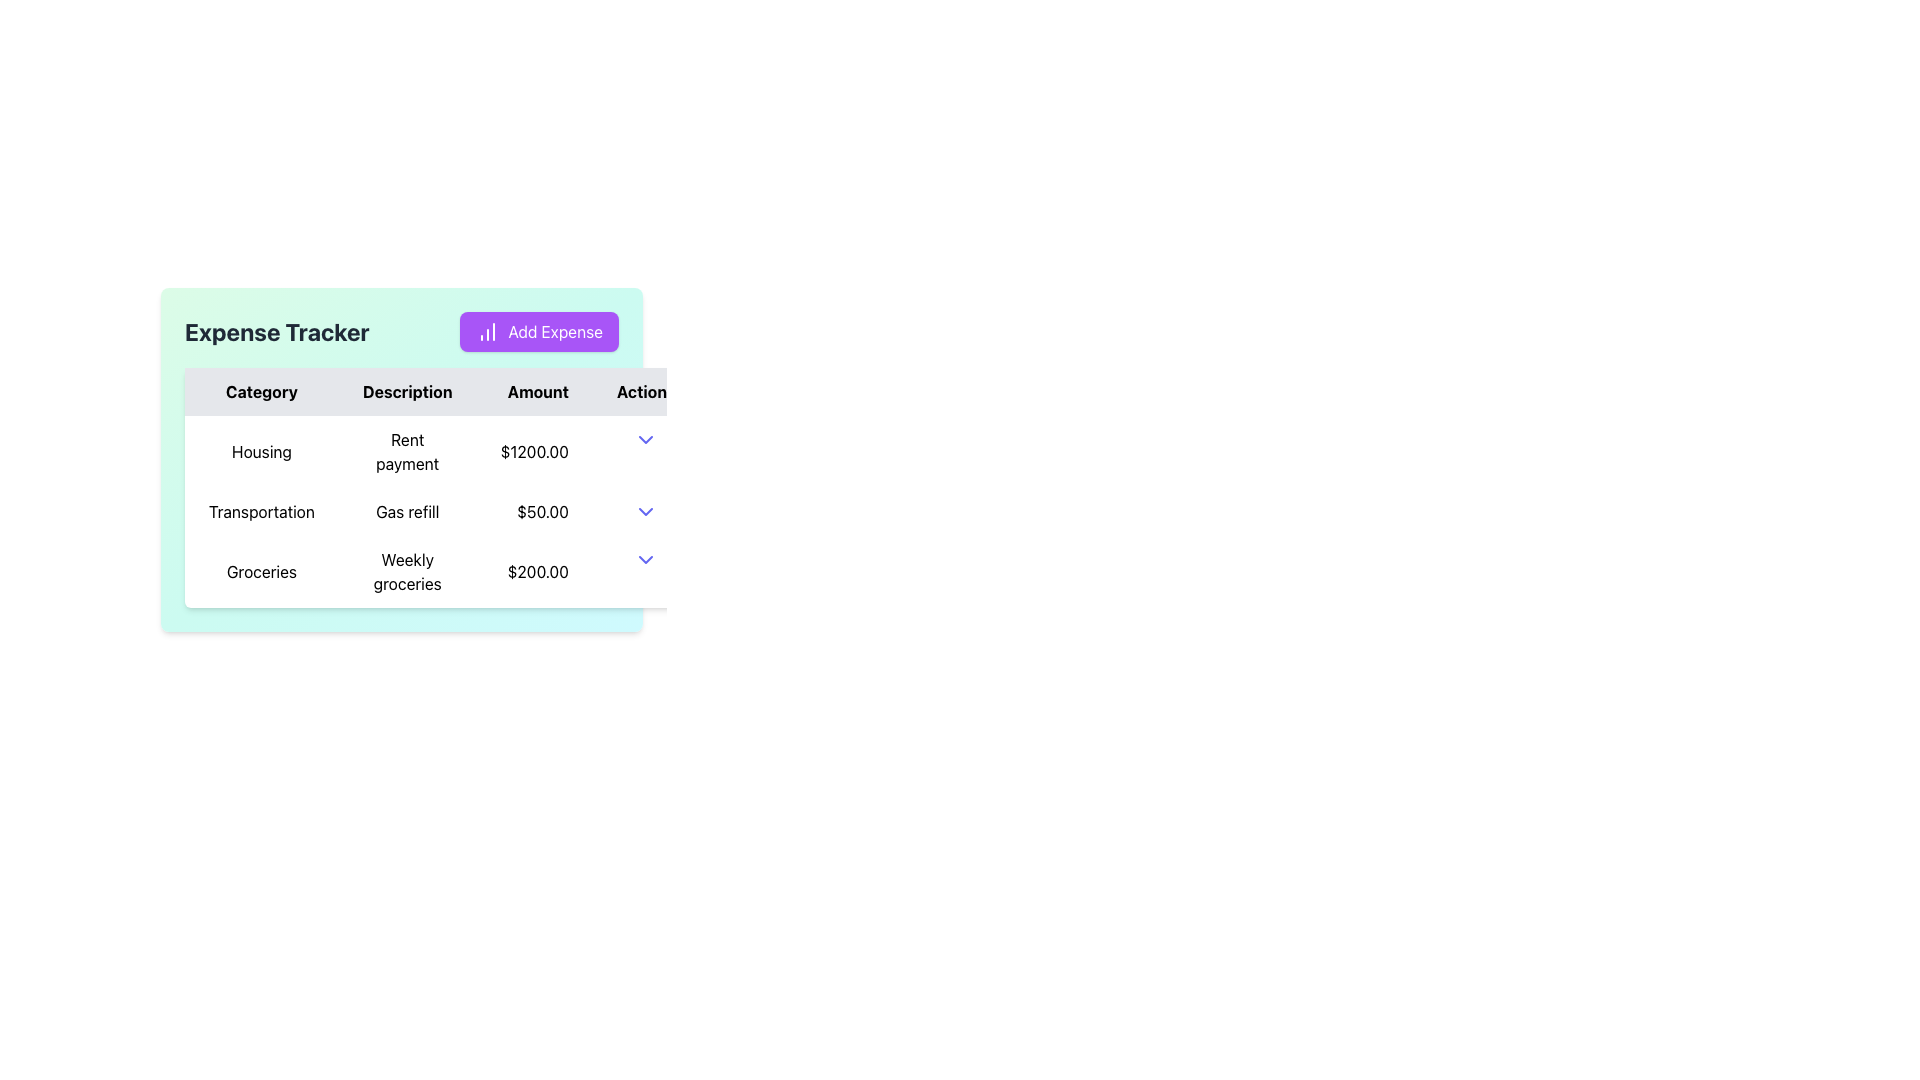 The height and width of the screenshot is (1080, 1920). Describe the element at coordinates (441, 571) in the screenshot. I see `the third row of the expense items table, which includes the category 'Groceries', description 'Weekly groceries', and amount '$200.00'` at that location.